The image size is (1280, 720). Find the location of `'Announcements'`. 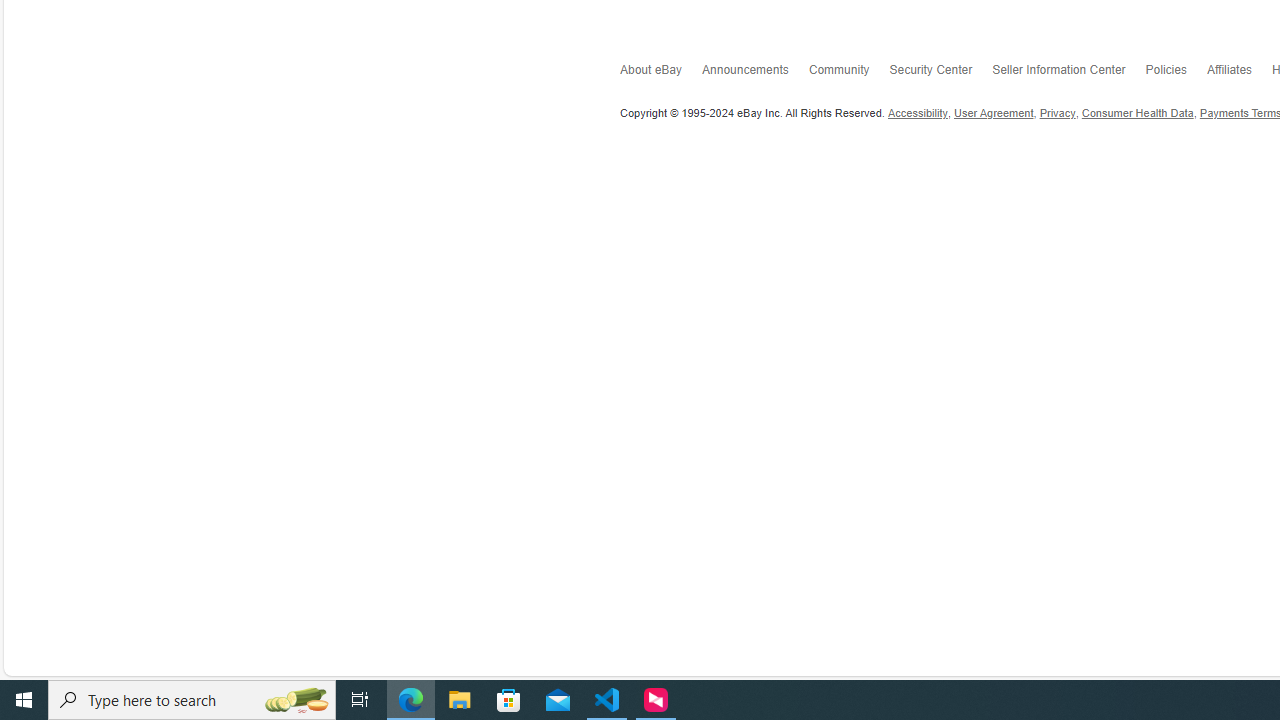

'Announcements' is located at coordinates (754, 72).